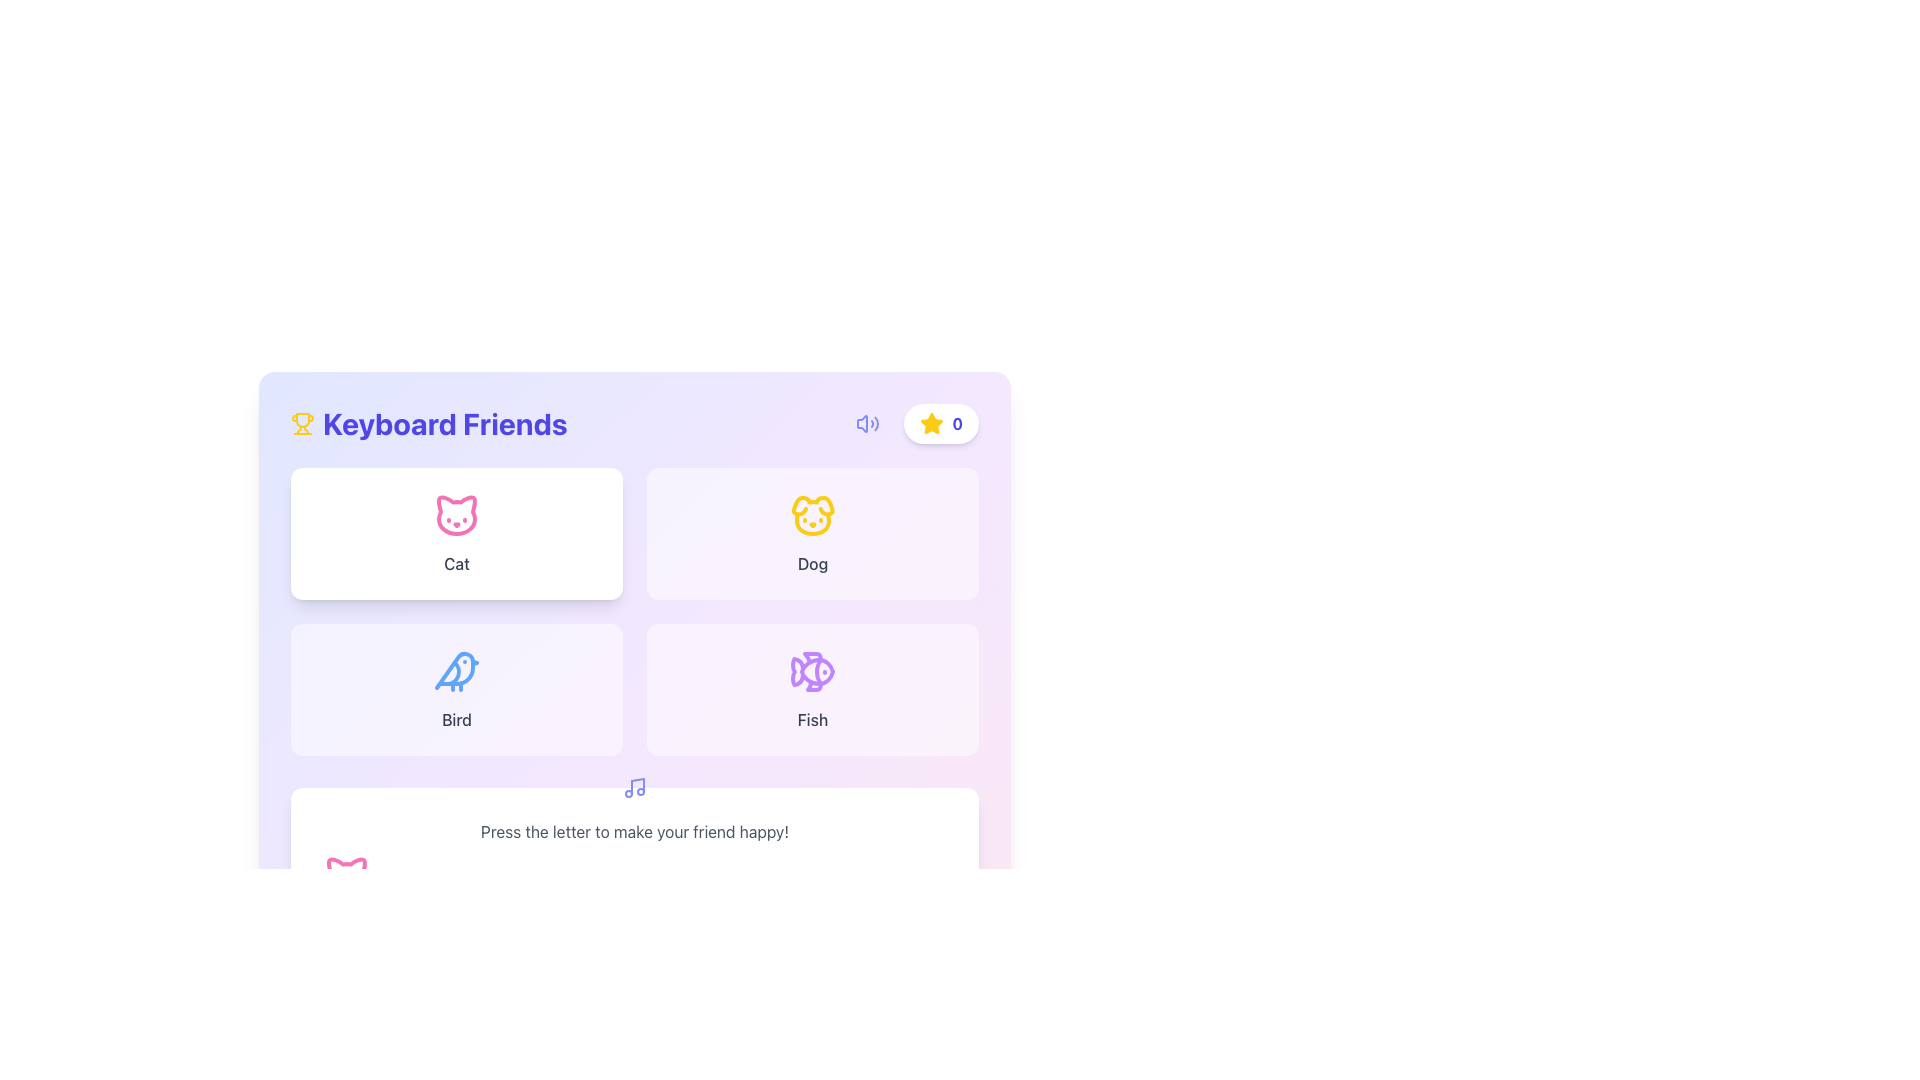  What do you see at coordinates (931, 423) in the screenshot?
I see `the visual representation of the yellow star-shaped icon located at the top right of the widget, which is part of a group with a numerical indicator '0' next to it` at bounding box center [931, 423].